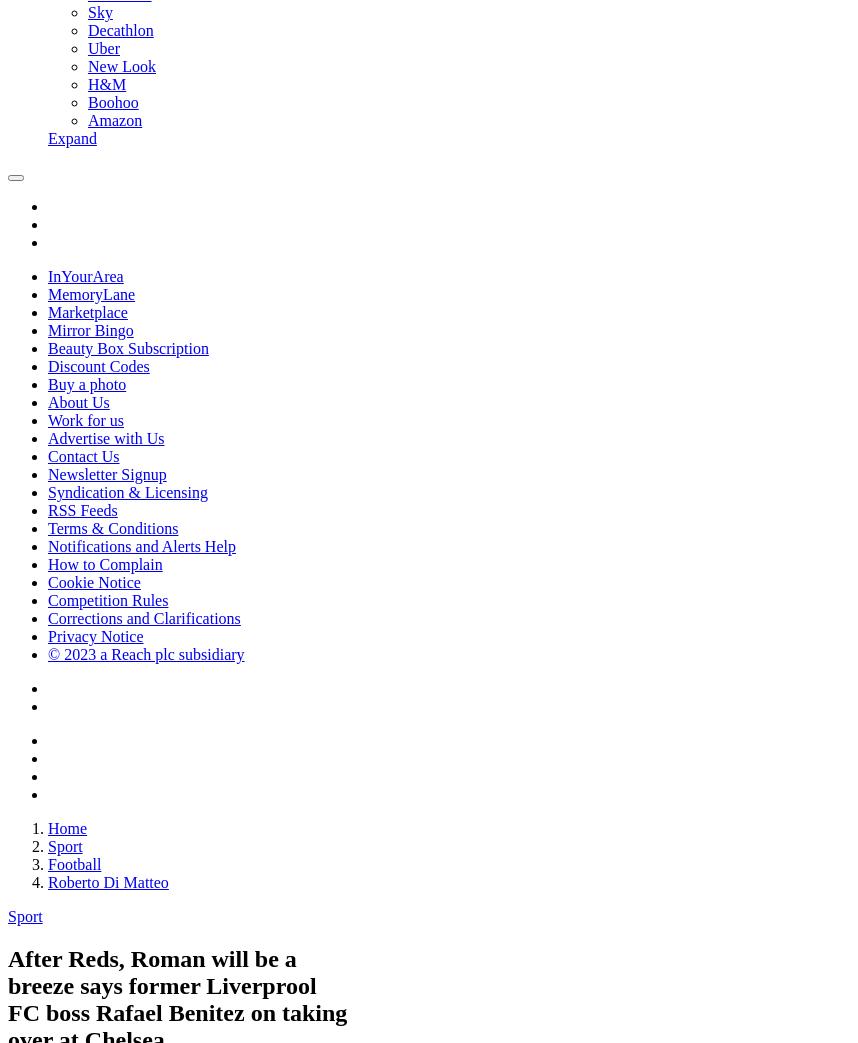 The image size is (858, 1043). What do you see at coordinates (105, 564) in the screenshot?
I see `'How to Complain'` at bounding box center [105, 564].